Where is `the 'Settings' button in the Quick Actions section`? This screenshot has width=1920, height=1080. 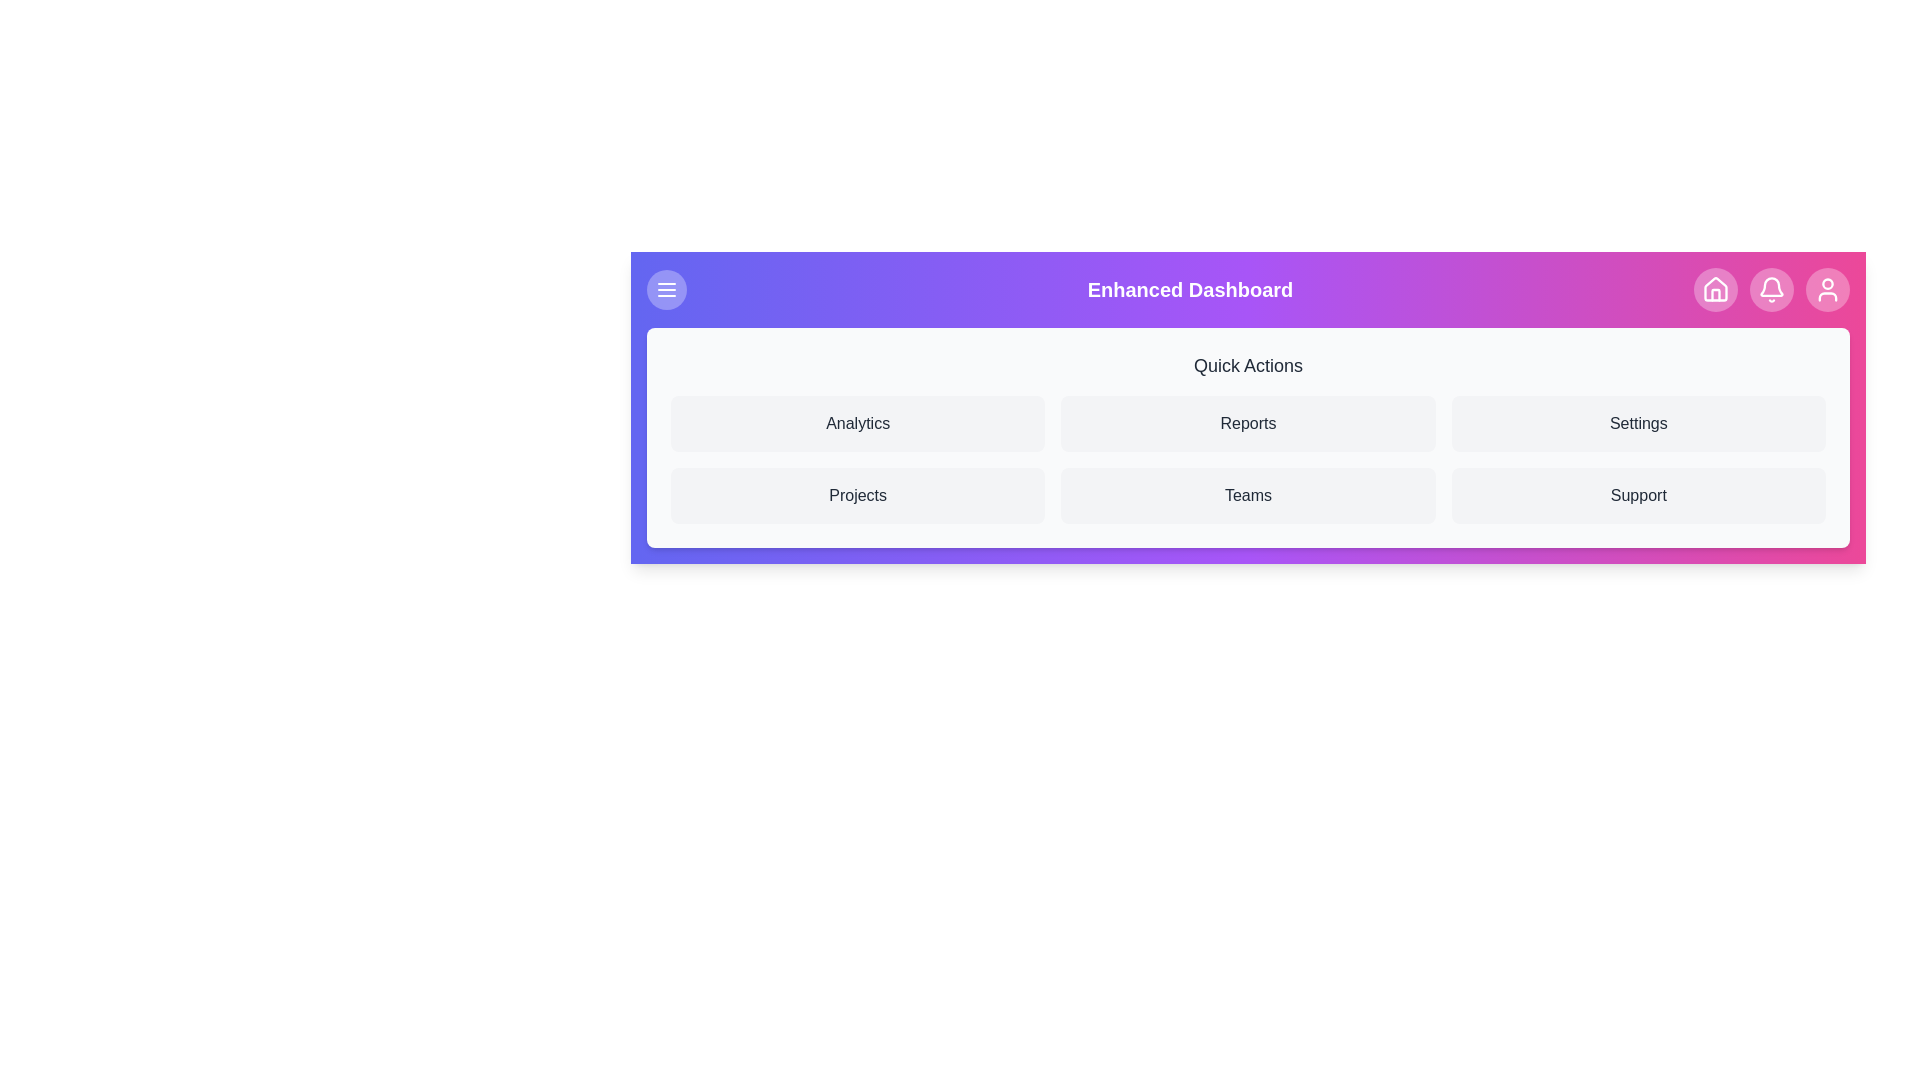
the 'Settings' button in the Quick Actions section is located at coordinates (1638, 423).